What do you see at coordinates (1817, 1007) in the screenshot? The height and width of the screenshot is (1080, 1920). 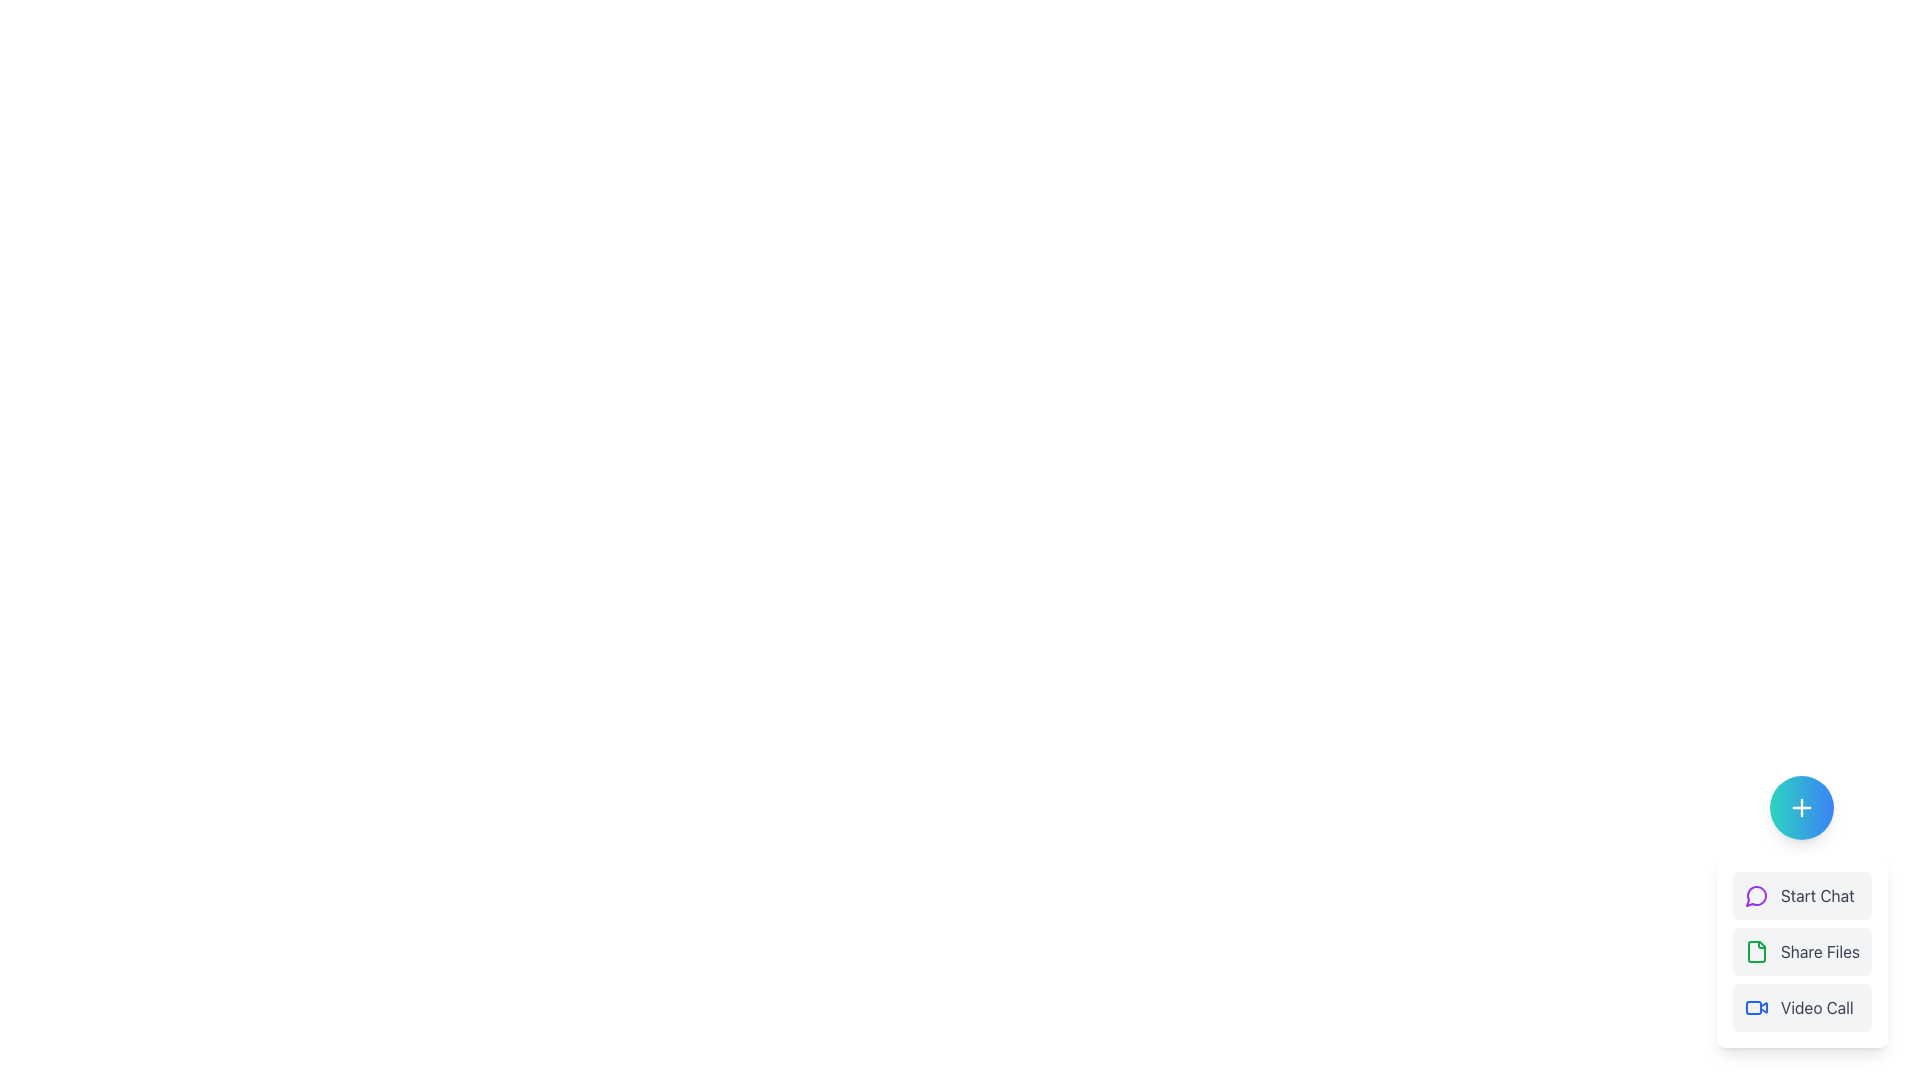 I see `the 'Video Call' text label` at bounding box center [1817, 1007].